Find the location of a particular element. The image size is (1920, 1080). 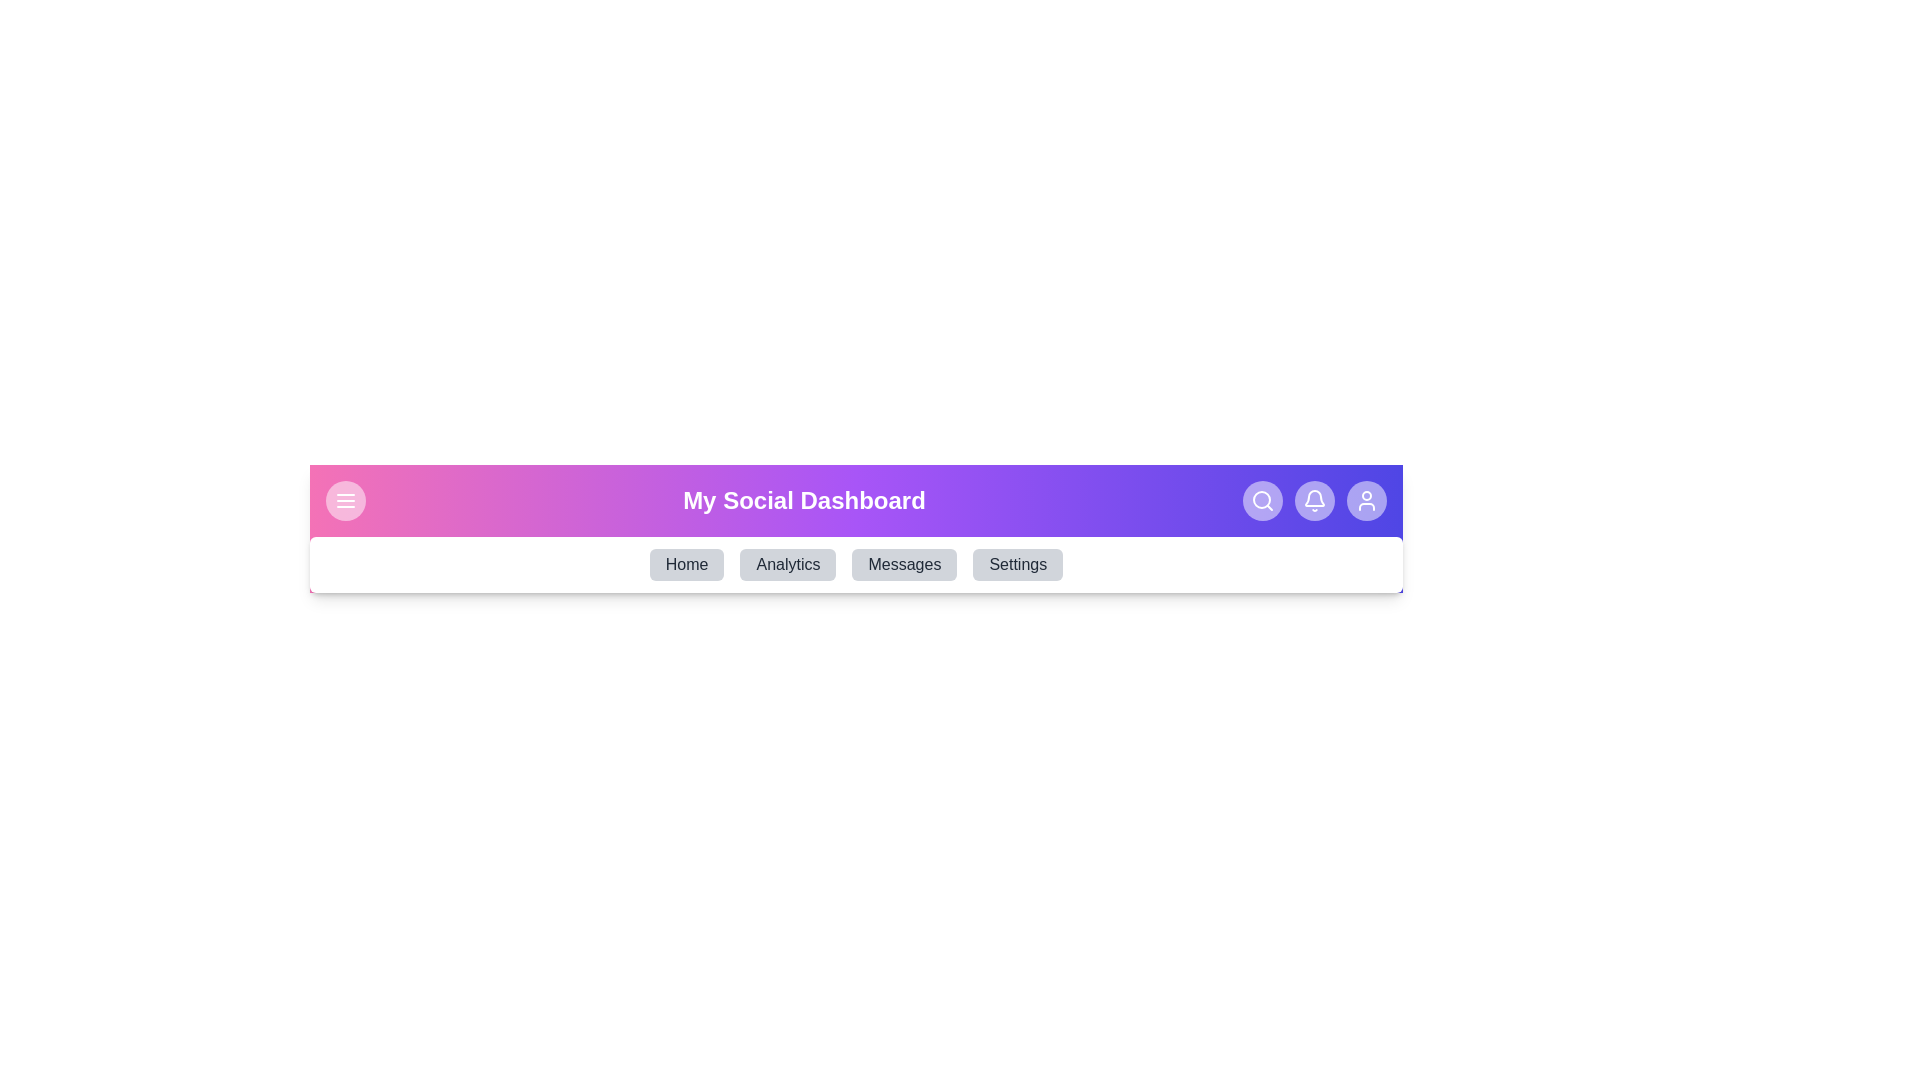

the navigation item Home from the navigation bar is located at coordinates (686, 564).